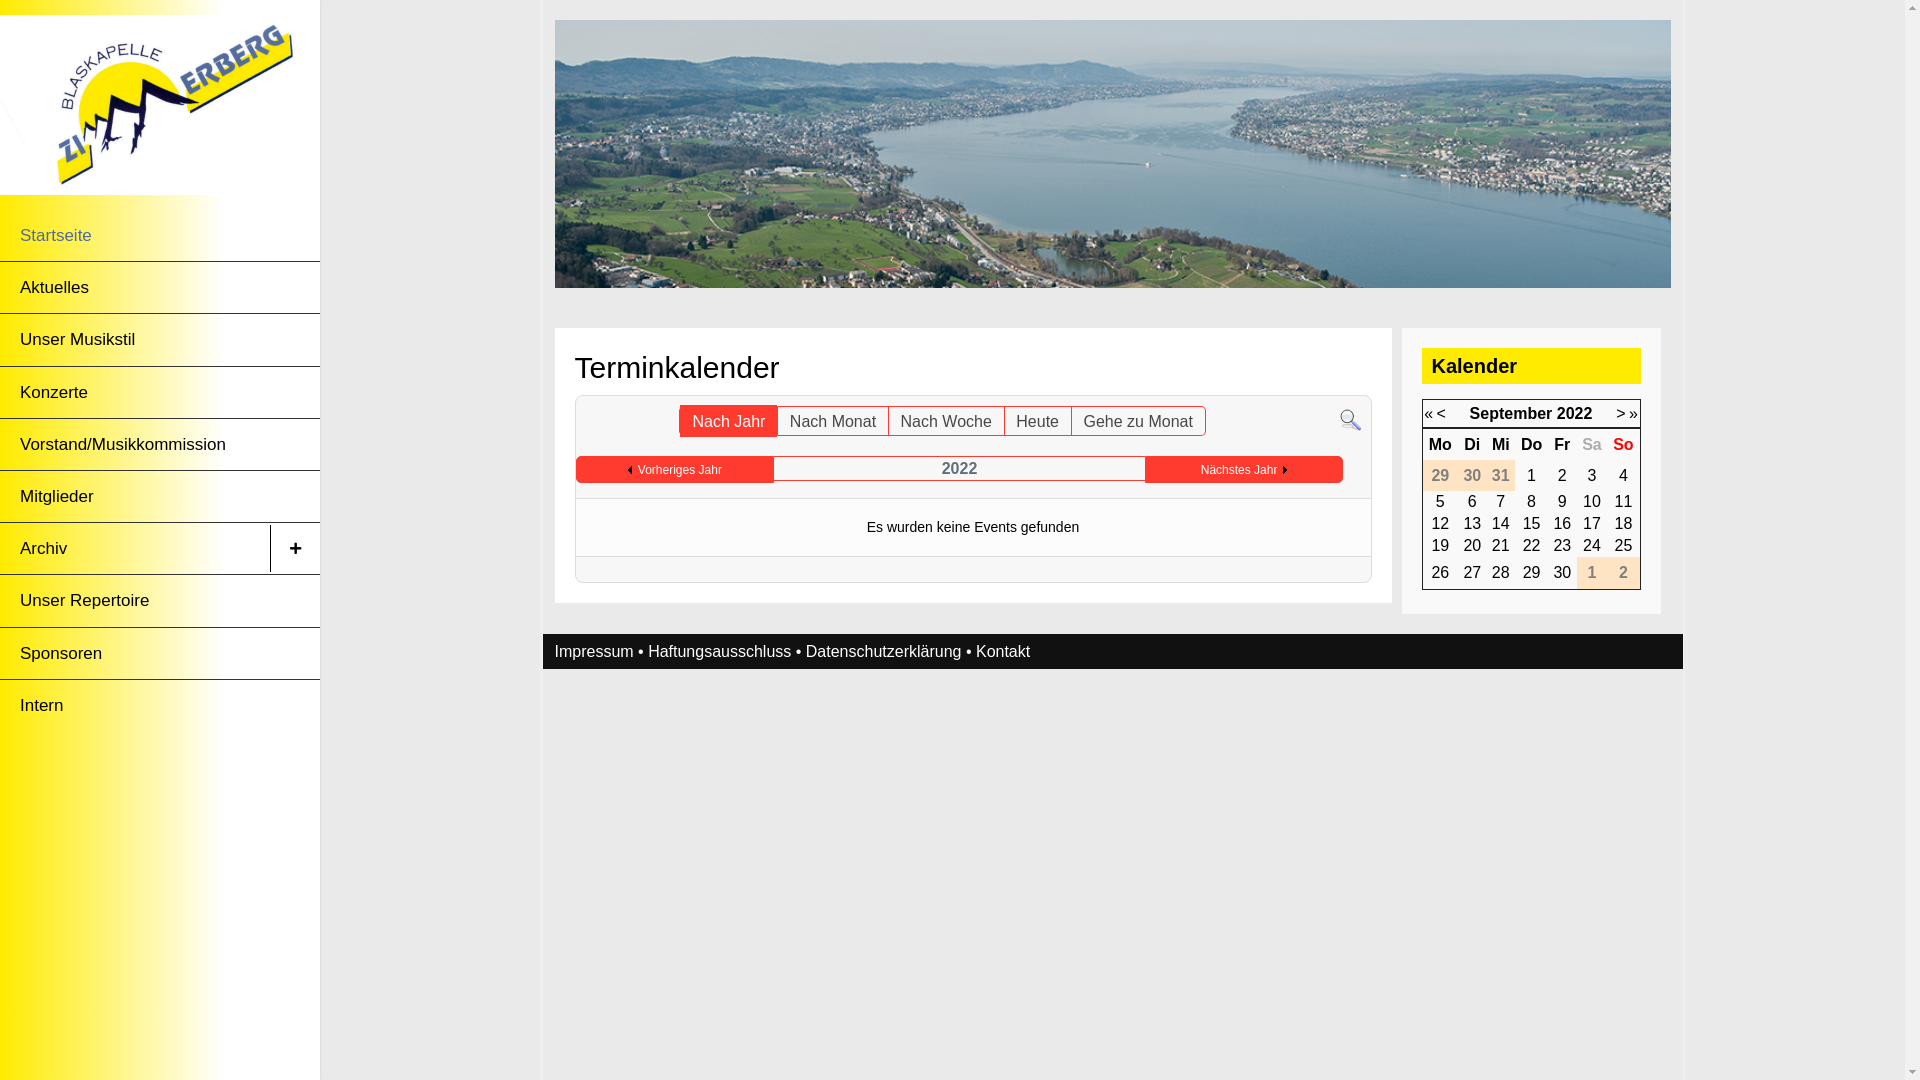  What do you see at coordinates (1623, 522) in the screenshot?
I see `'18'` at bounding box center [1623, 522].